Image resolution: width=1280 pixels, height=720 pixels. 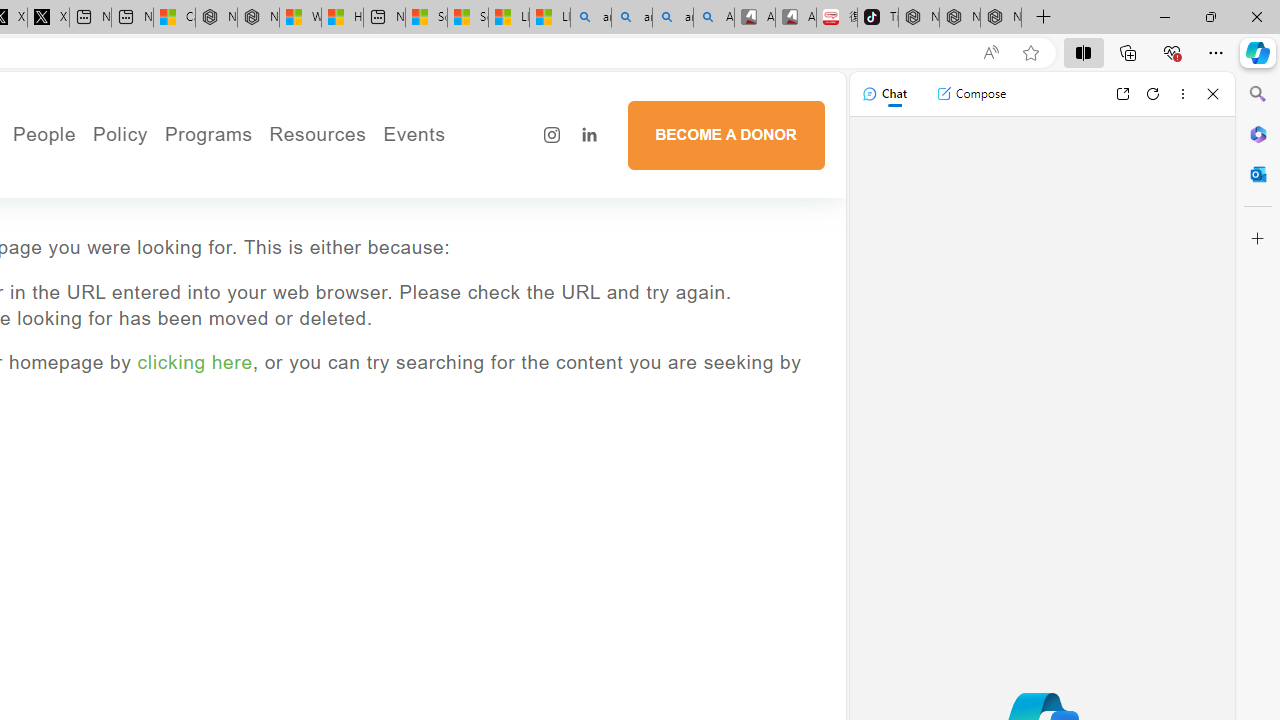 What do you see at coordinates (1257, 94) in the screenshot?
I see `'Search'` at bounding box center [1257, 94].